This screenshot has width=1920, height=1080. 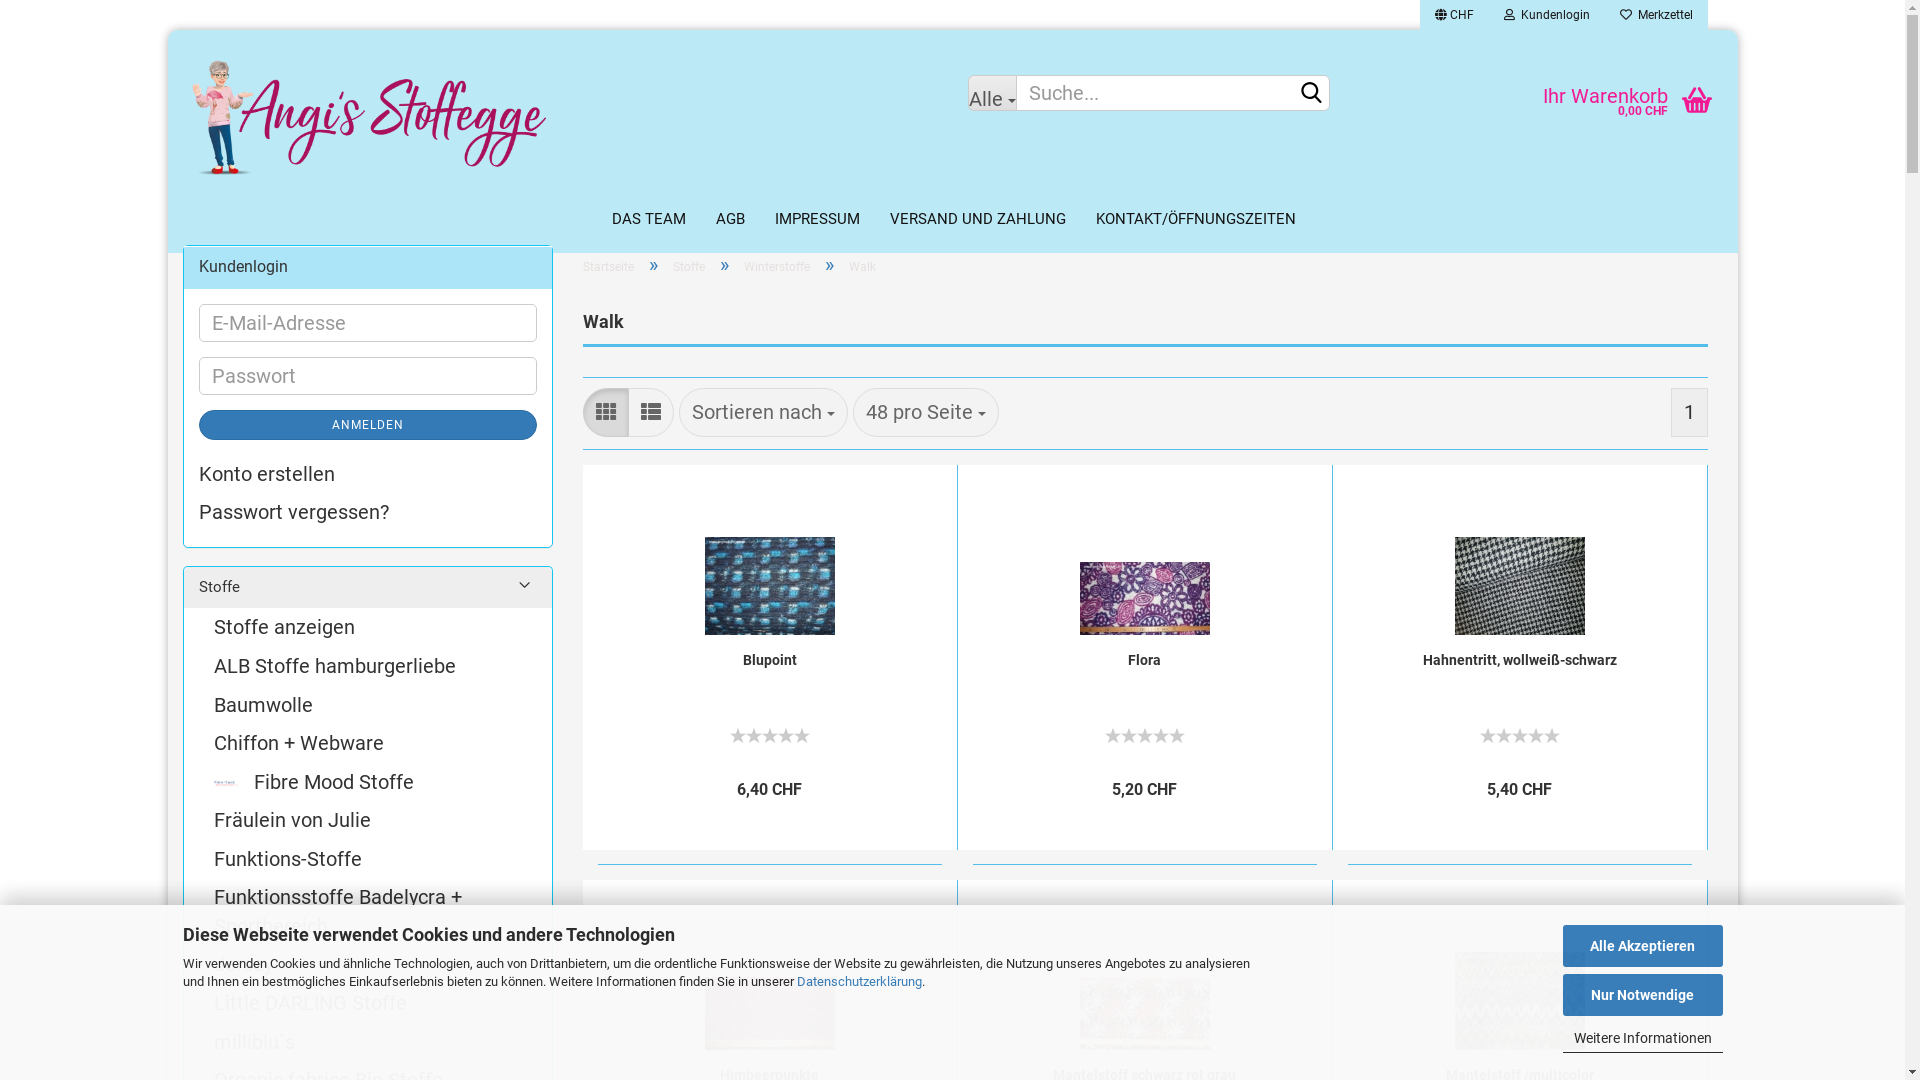 What do you see at coordinates (817, 219) in the screenshot?
I see `'IMPRESSUM'` at bounding box center [817, 219].